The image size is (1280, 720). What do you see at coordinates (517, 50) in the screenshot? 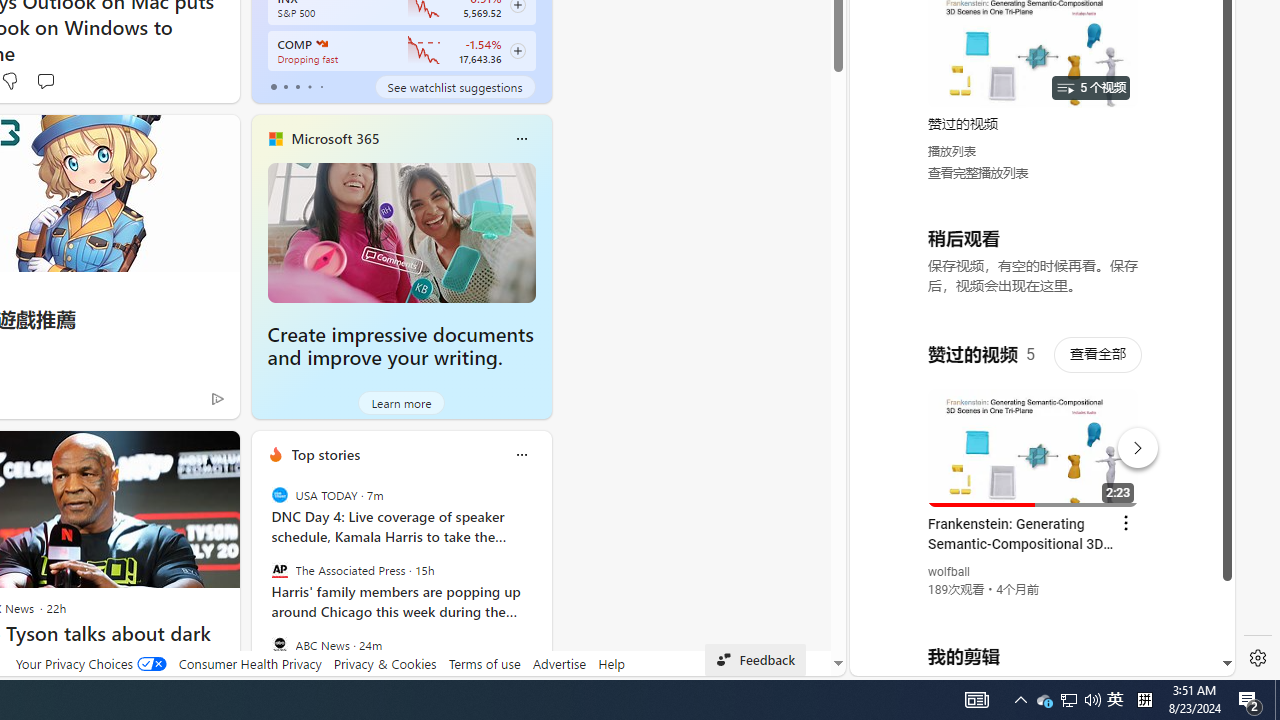
I see `'Class: follow-button  m'` at bounding box center [517, 50].